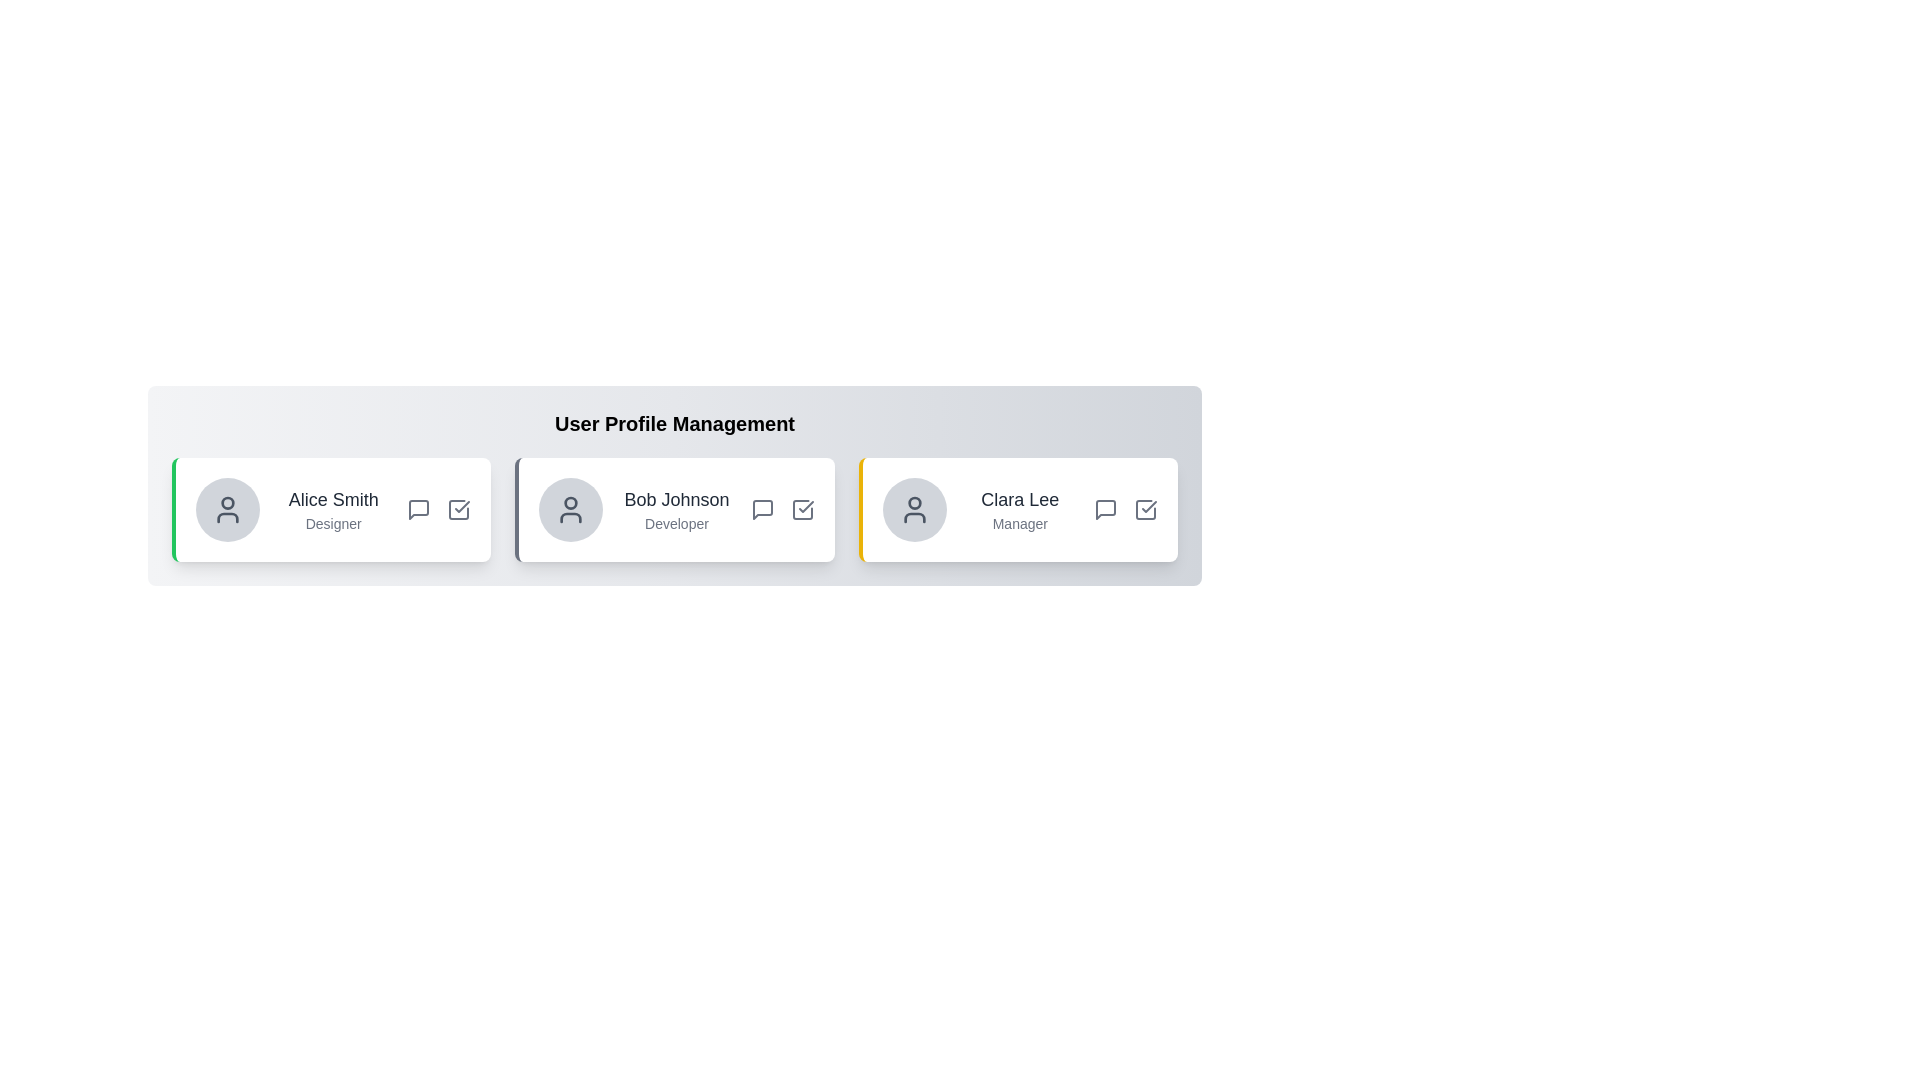 Image resolution: width=1920 pixels, height=1080 pixels. What do you see at coordinates (570, 516) in the screenshot?
I see `the icon representing user Bob Johnson, located in the second card from the left in the user profile list` at bounding box center [570, 516].